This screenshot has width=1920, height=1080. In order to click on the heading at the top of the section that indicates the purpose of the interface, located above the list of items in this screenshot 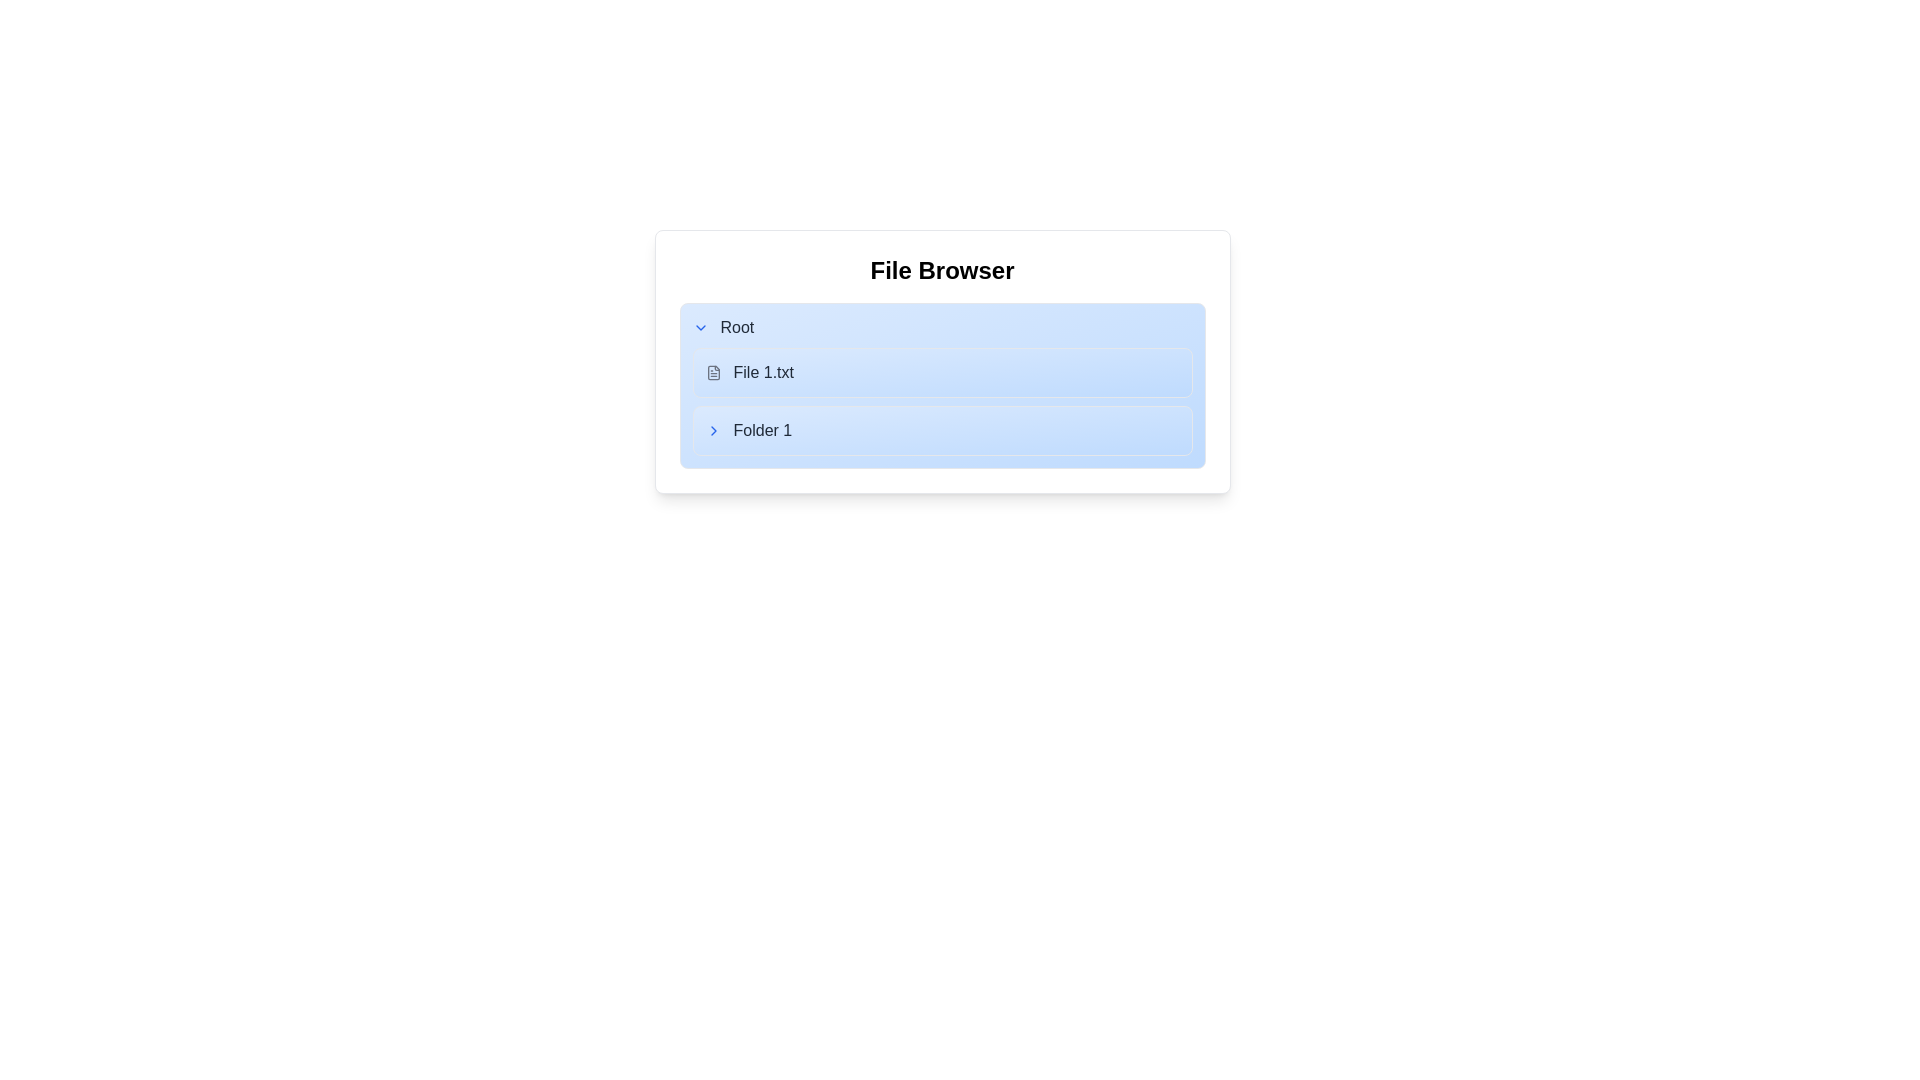, I will do `click(941, 270)`.